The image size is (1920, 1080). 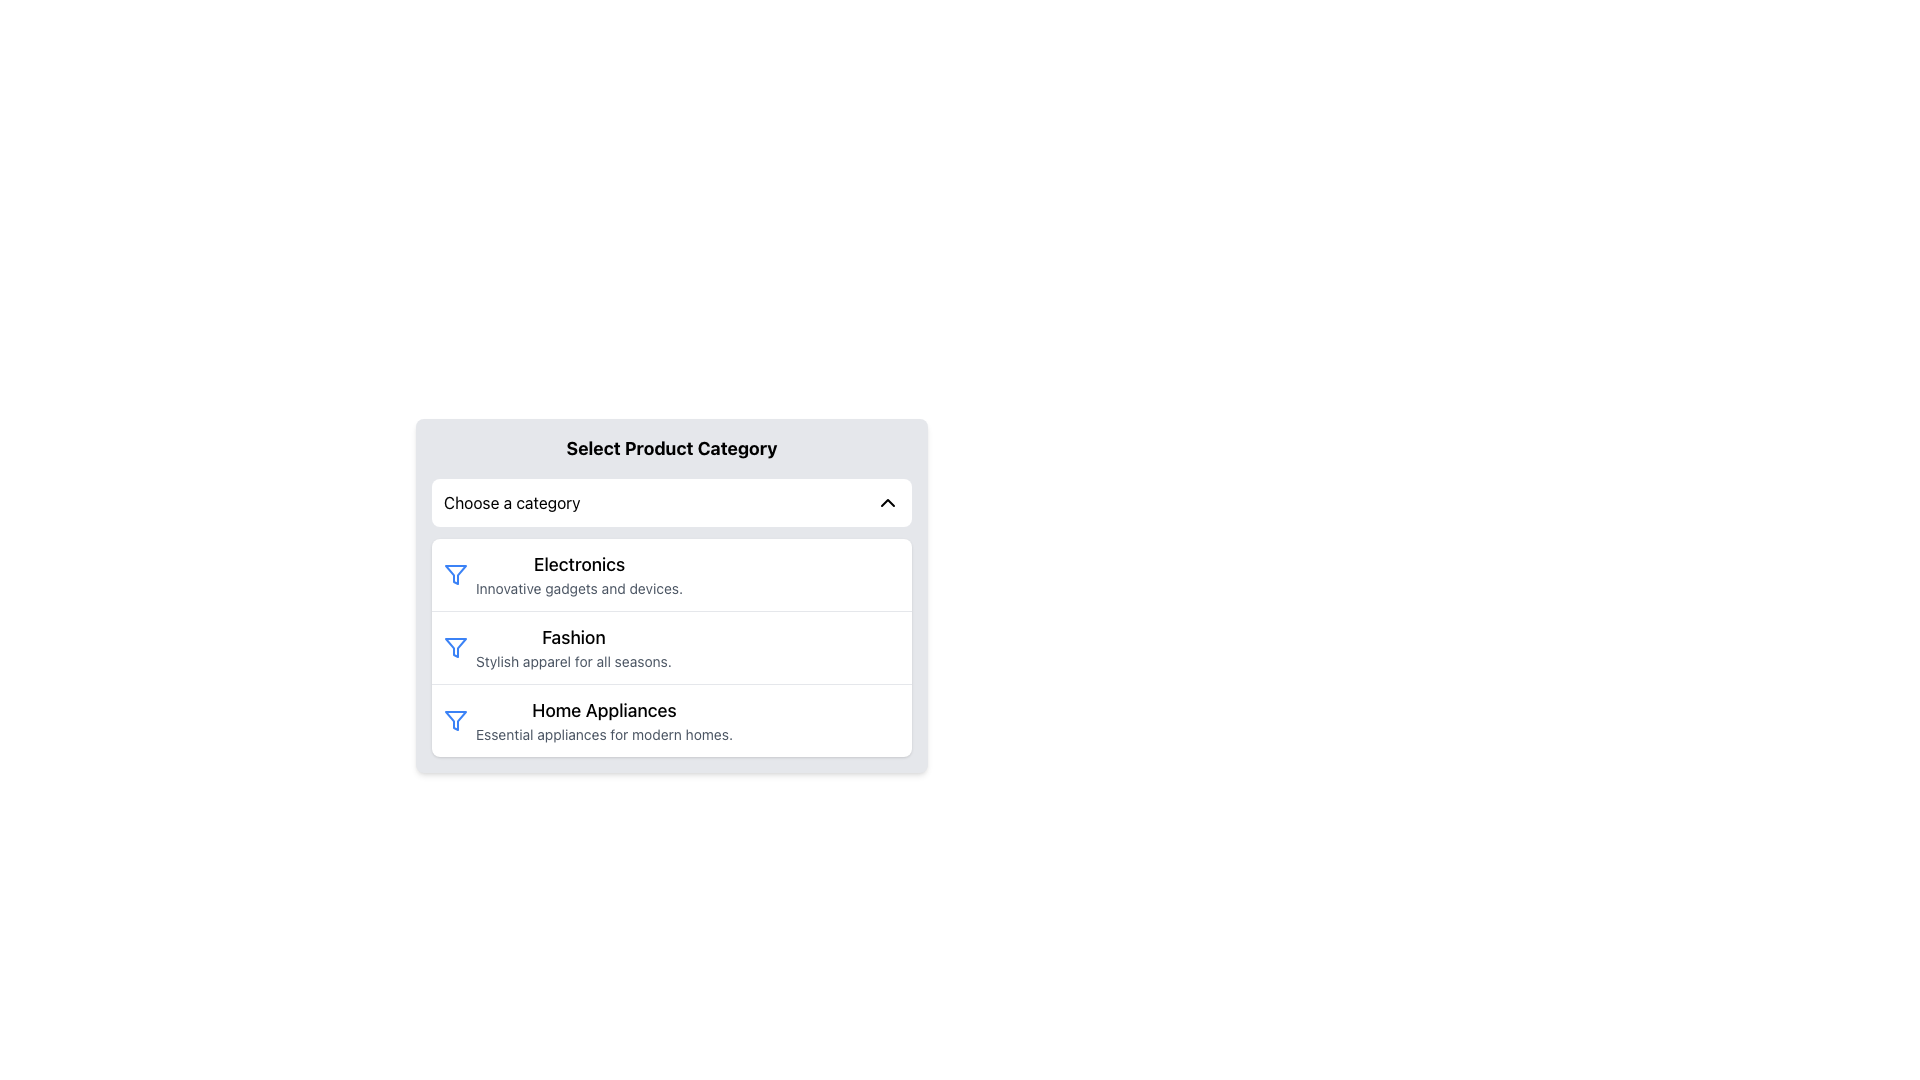 What do you see at coordinates (672, 720) in the screenshot?
I see `the list item labeled 'Home Appliances' which is the third item under 'Select Product Category'` at bounding box center [672, 720].